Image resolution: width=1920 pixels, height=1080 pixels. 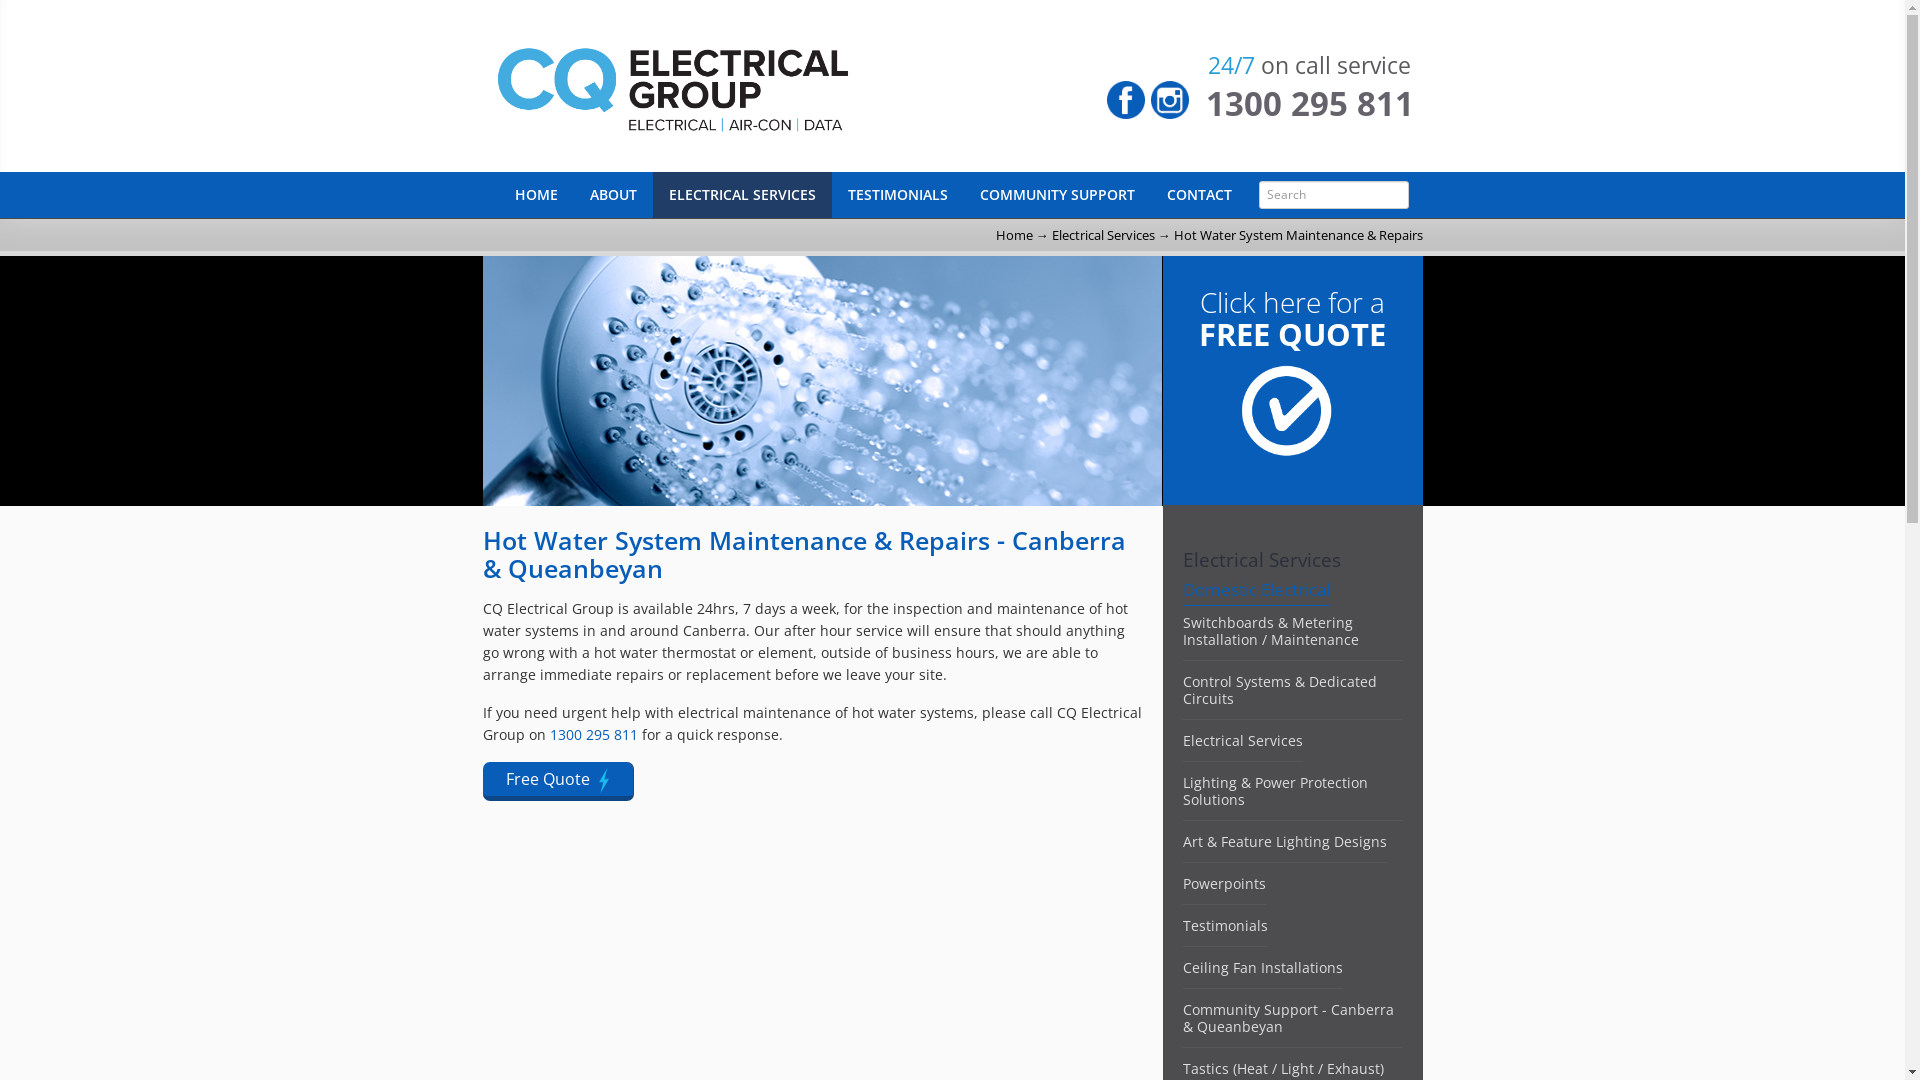 What do you see at coordinates (740, 195) in the screenshot?
I see `'ELECTRICAL SERVICES'` at bounding box center [740, 195].